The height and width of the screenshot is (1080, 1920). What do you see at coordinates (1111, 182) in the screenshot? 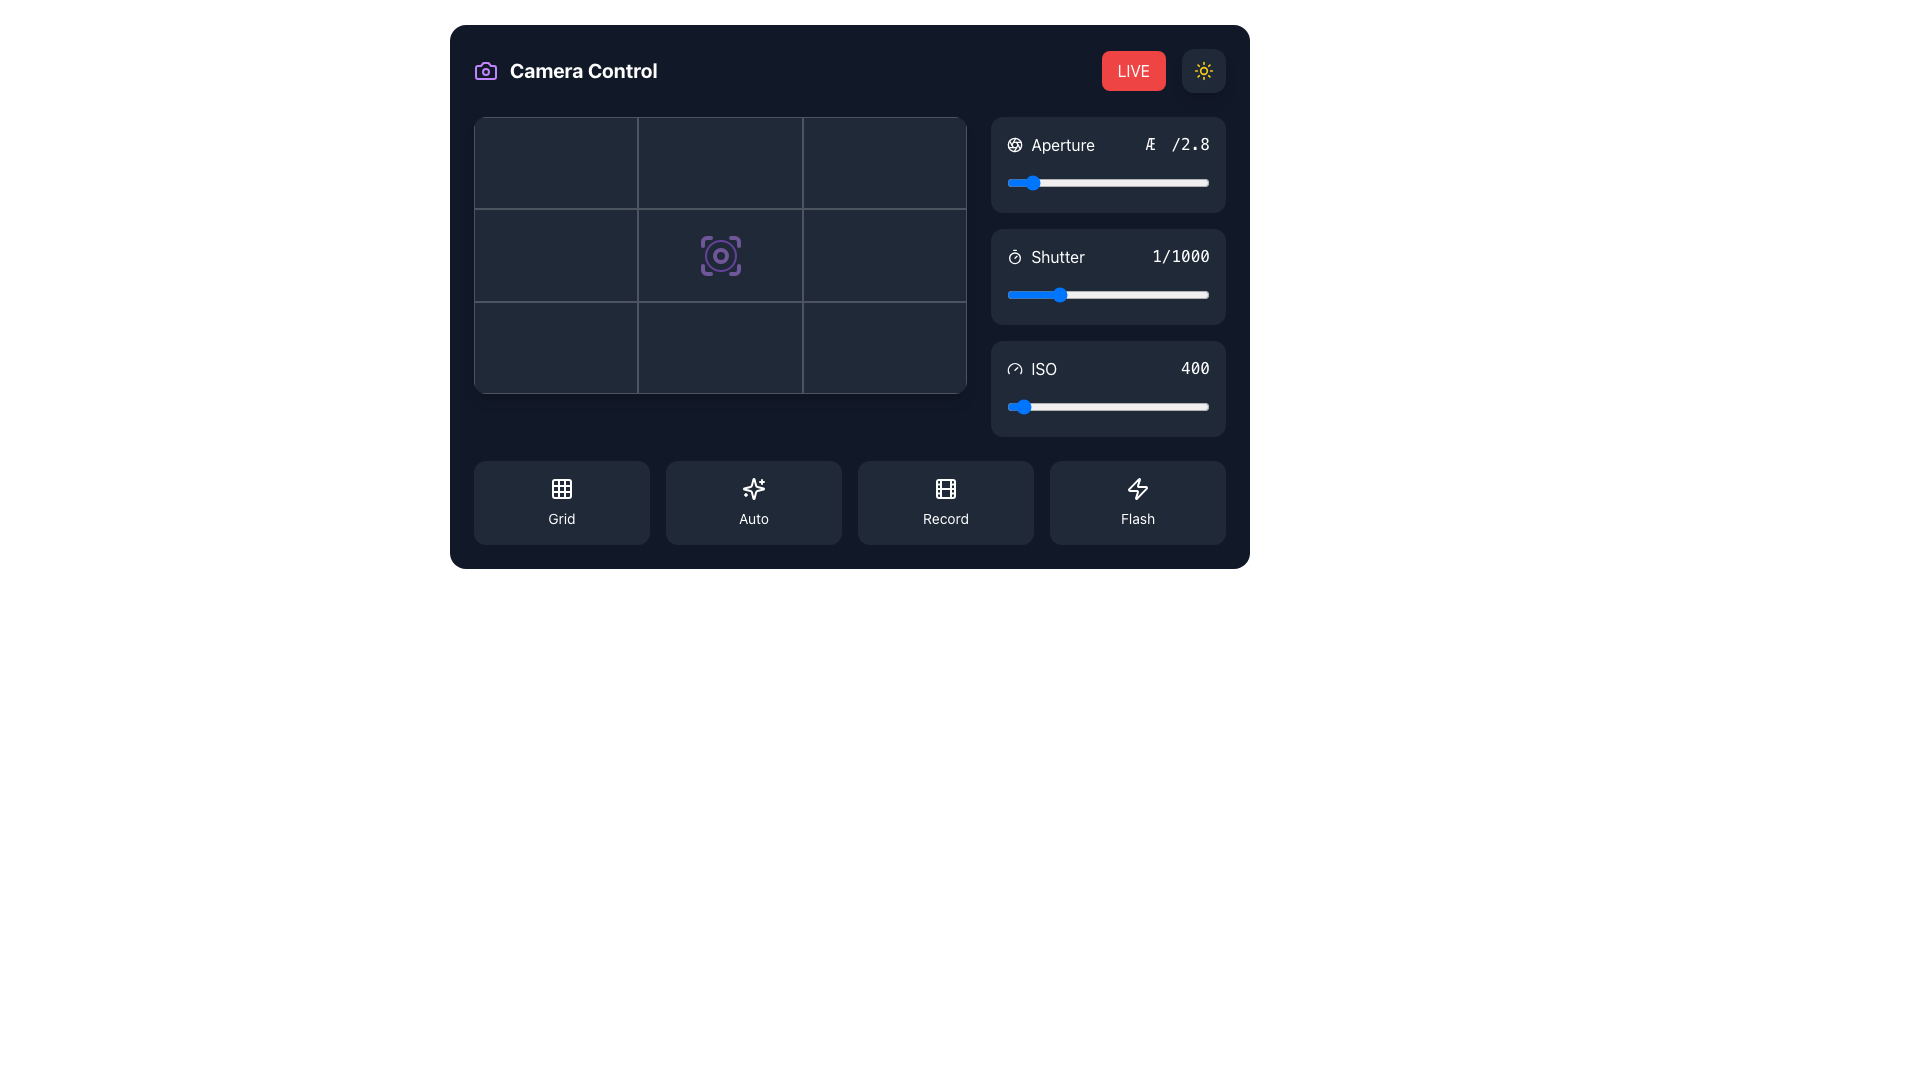
I see `the aperture` at bounding box center [1111, 182].